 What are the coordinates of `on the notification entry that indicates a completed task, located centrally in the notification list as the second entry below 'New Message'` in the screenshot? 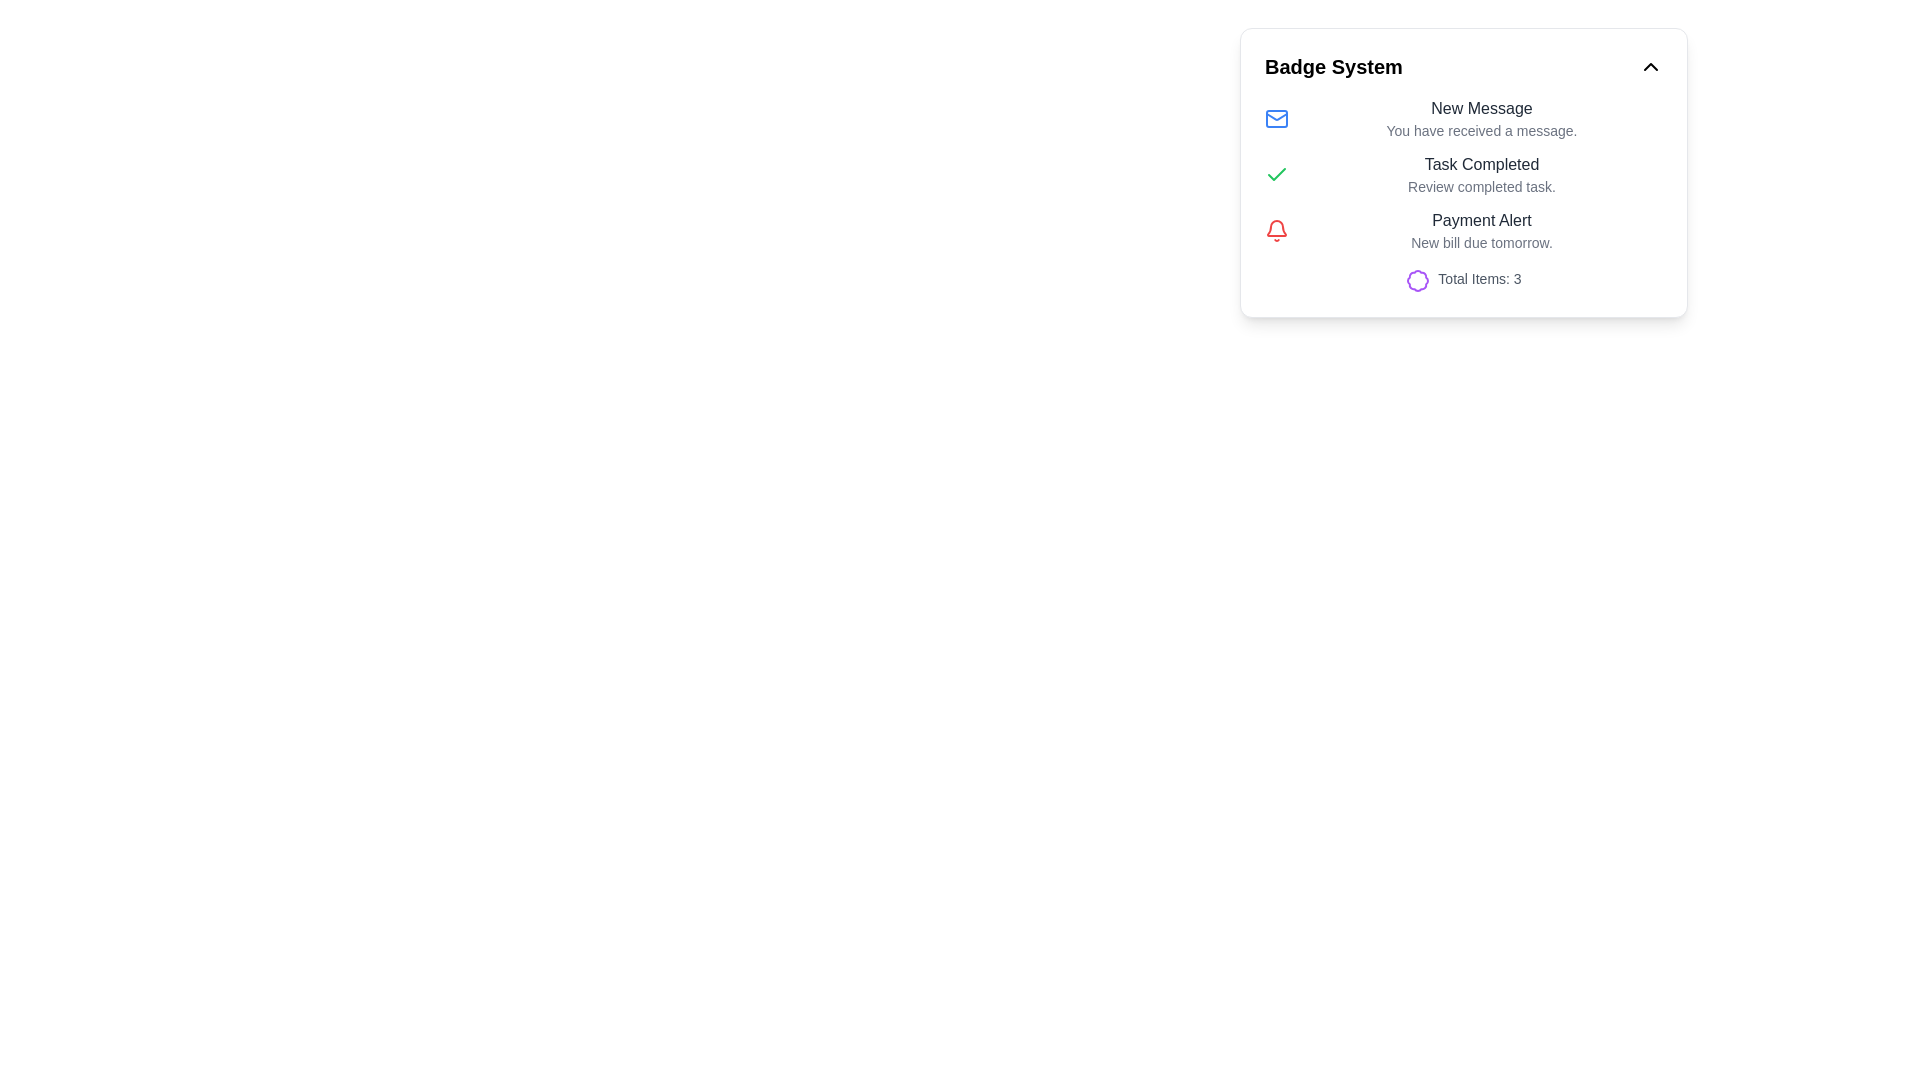 It's located at (1464, 173).